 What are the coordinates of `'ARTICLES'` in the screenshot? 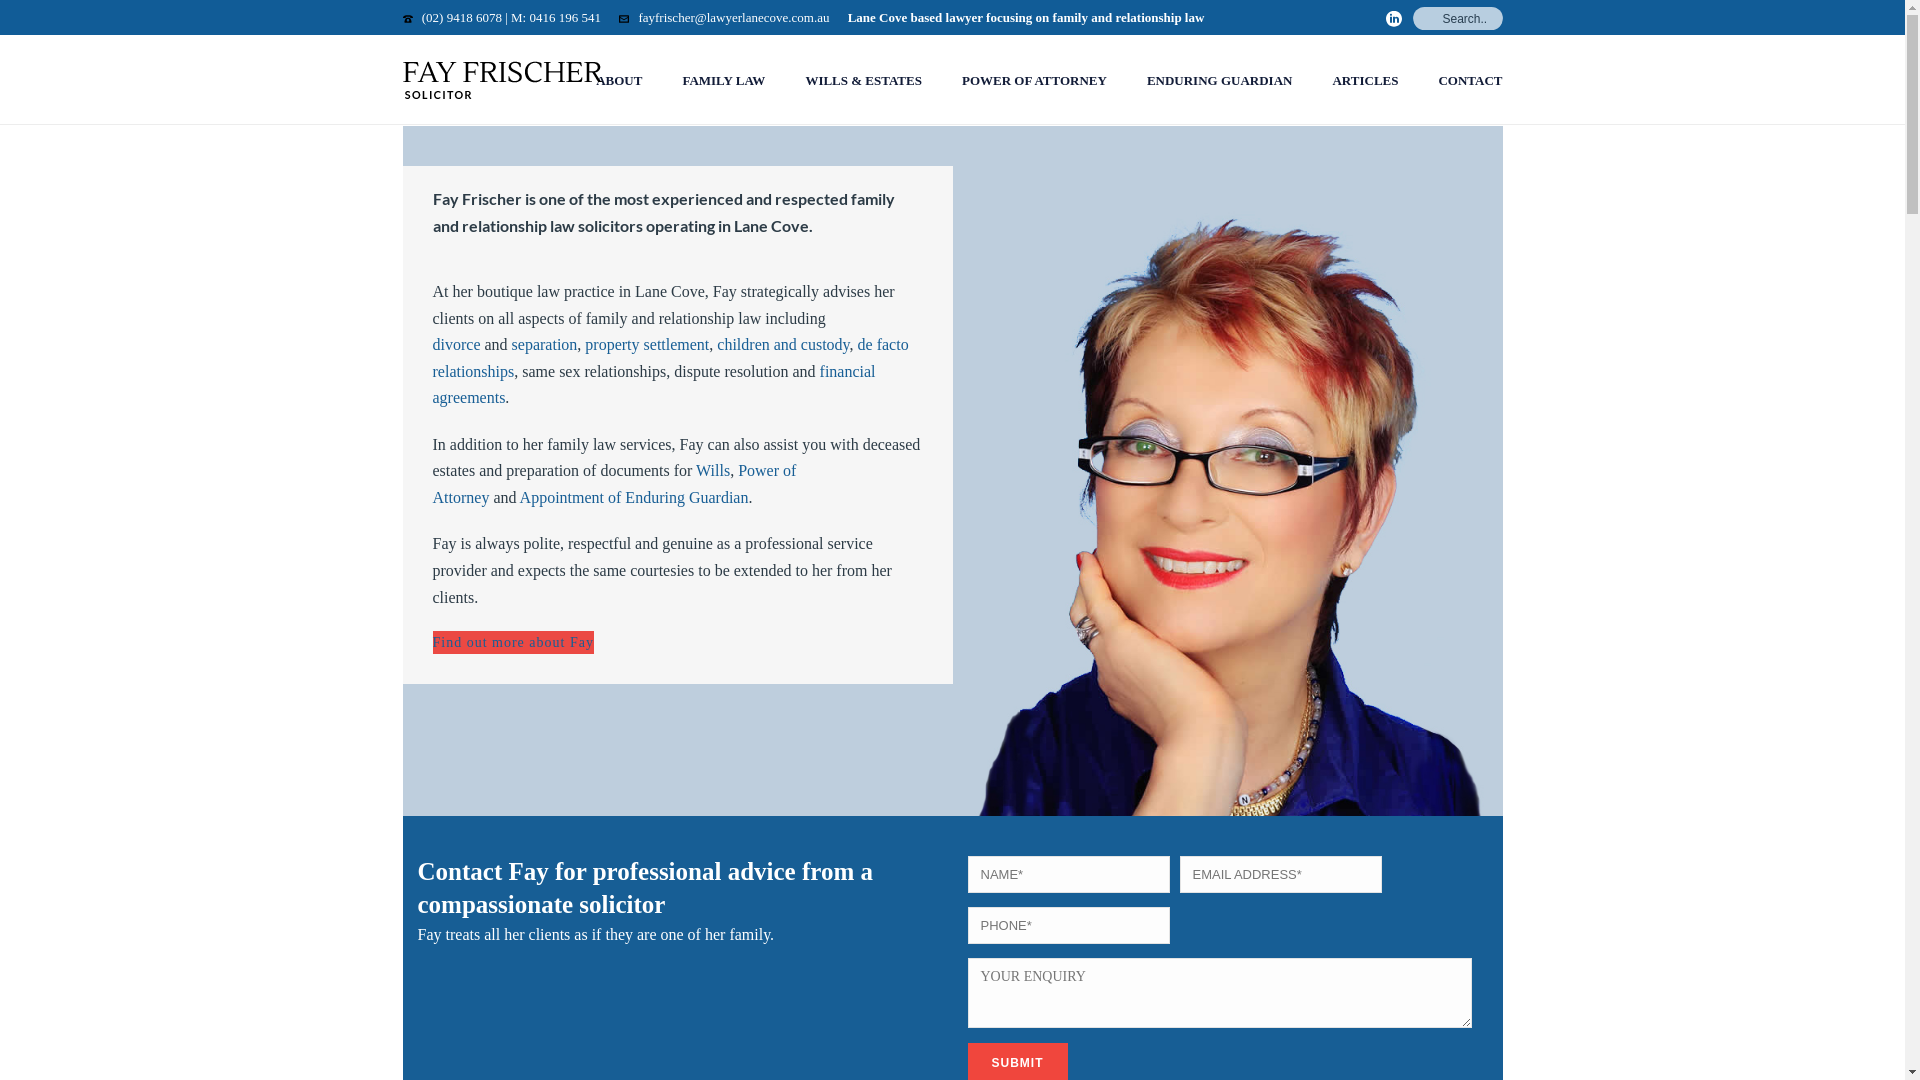 It's located at (1363, 80).